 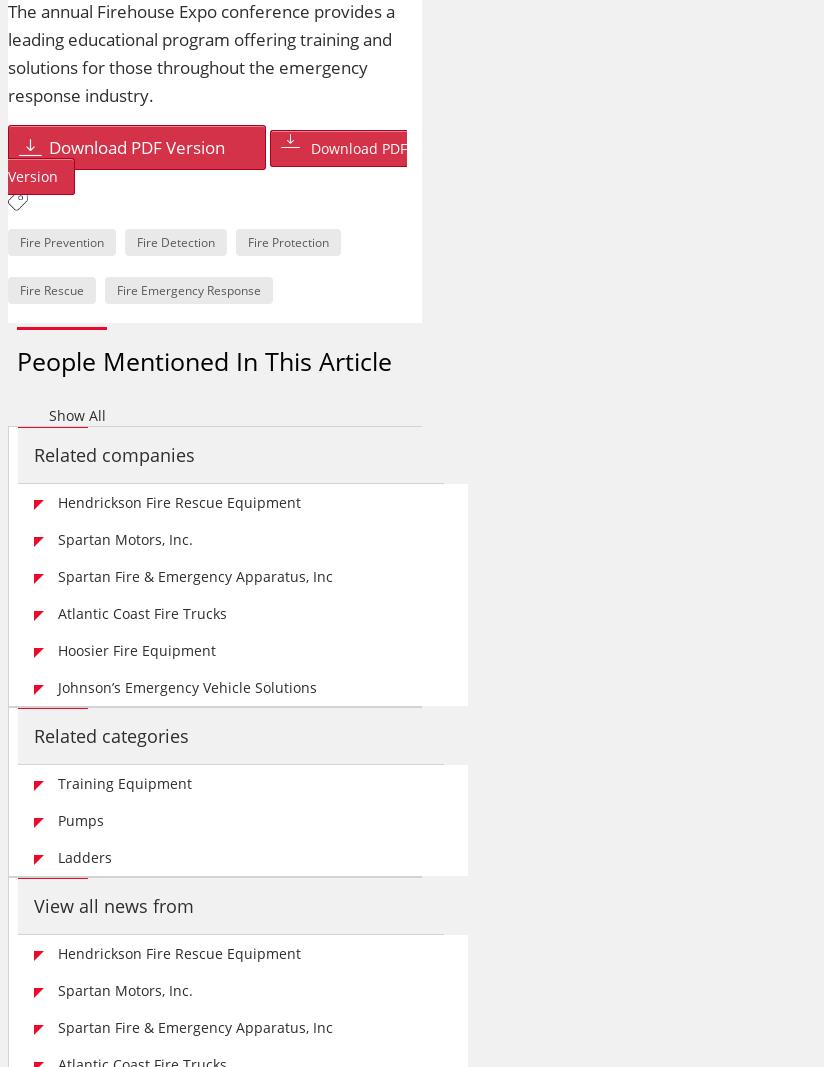 I want to click on 'Related categories', so click(x=111, y=735).